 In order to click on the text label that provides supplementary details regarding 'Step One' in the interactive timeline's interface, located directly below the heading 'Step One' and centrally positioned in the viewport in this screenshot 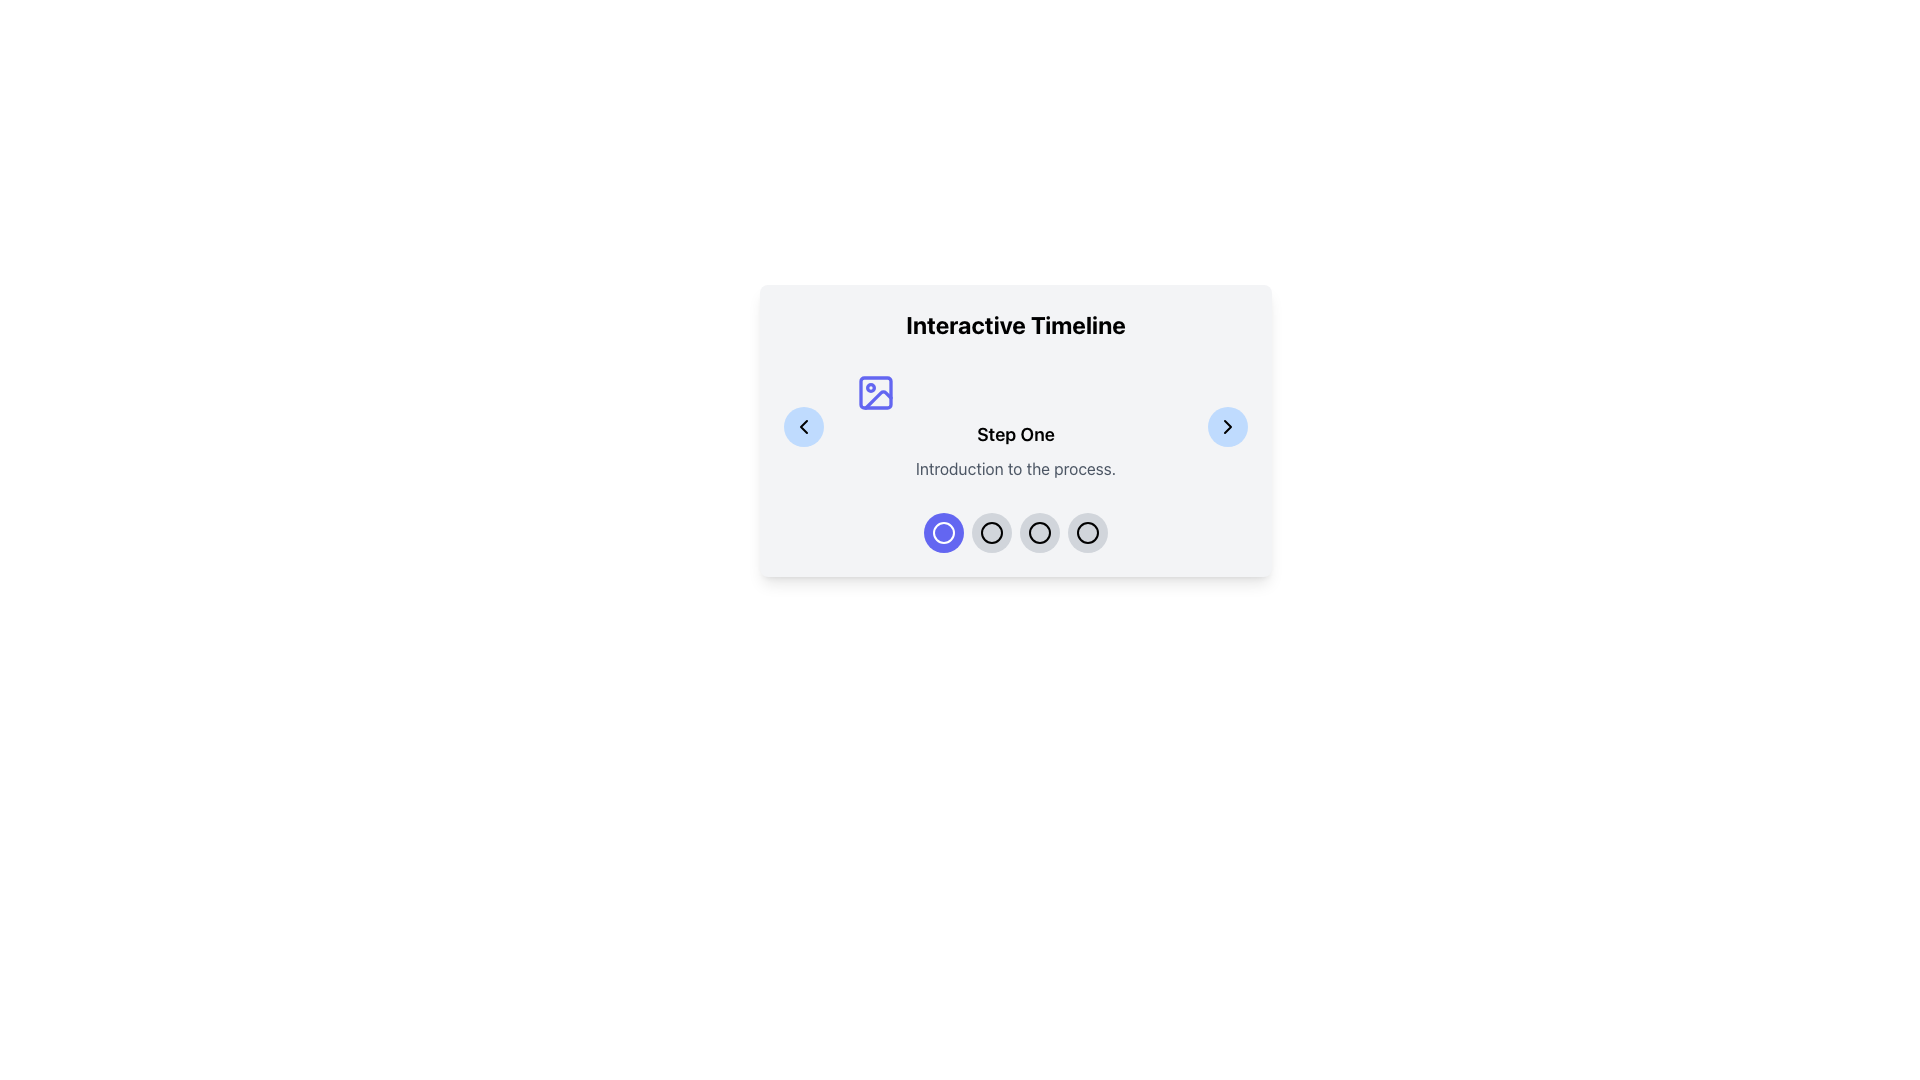, I will do `click(1016, 469)`.